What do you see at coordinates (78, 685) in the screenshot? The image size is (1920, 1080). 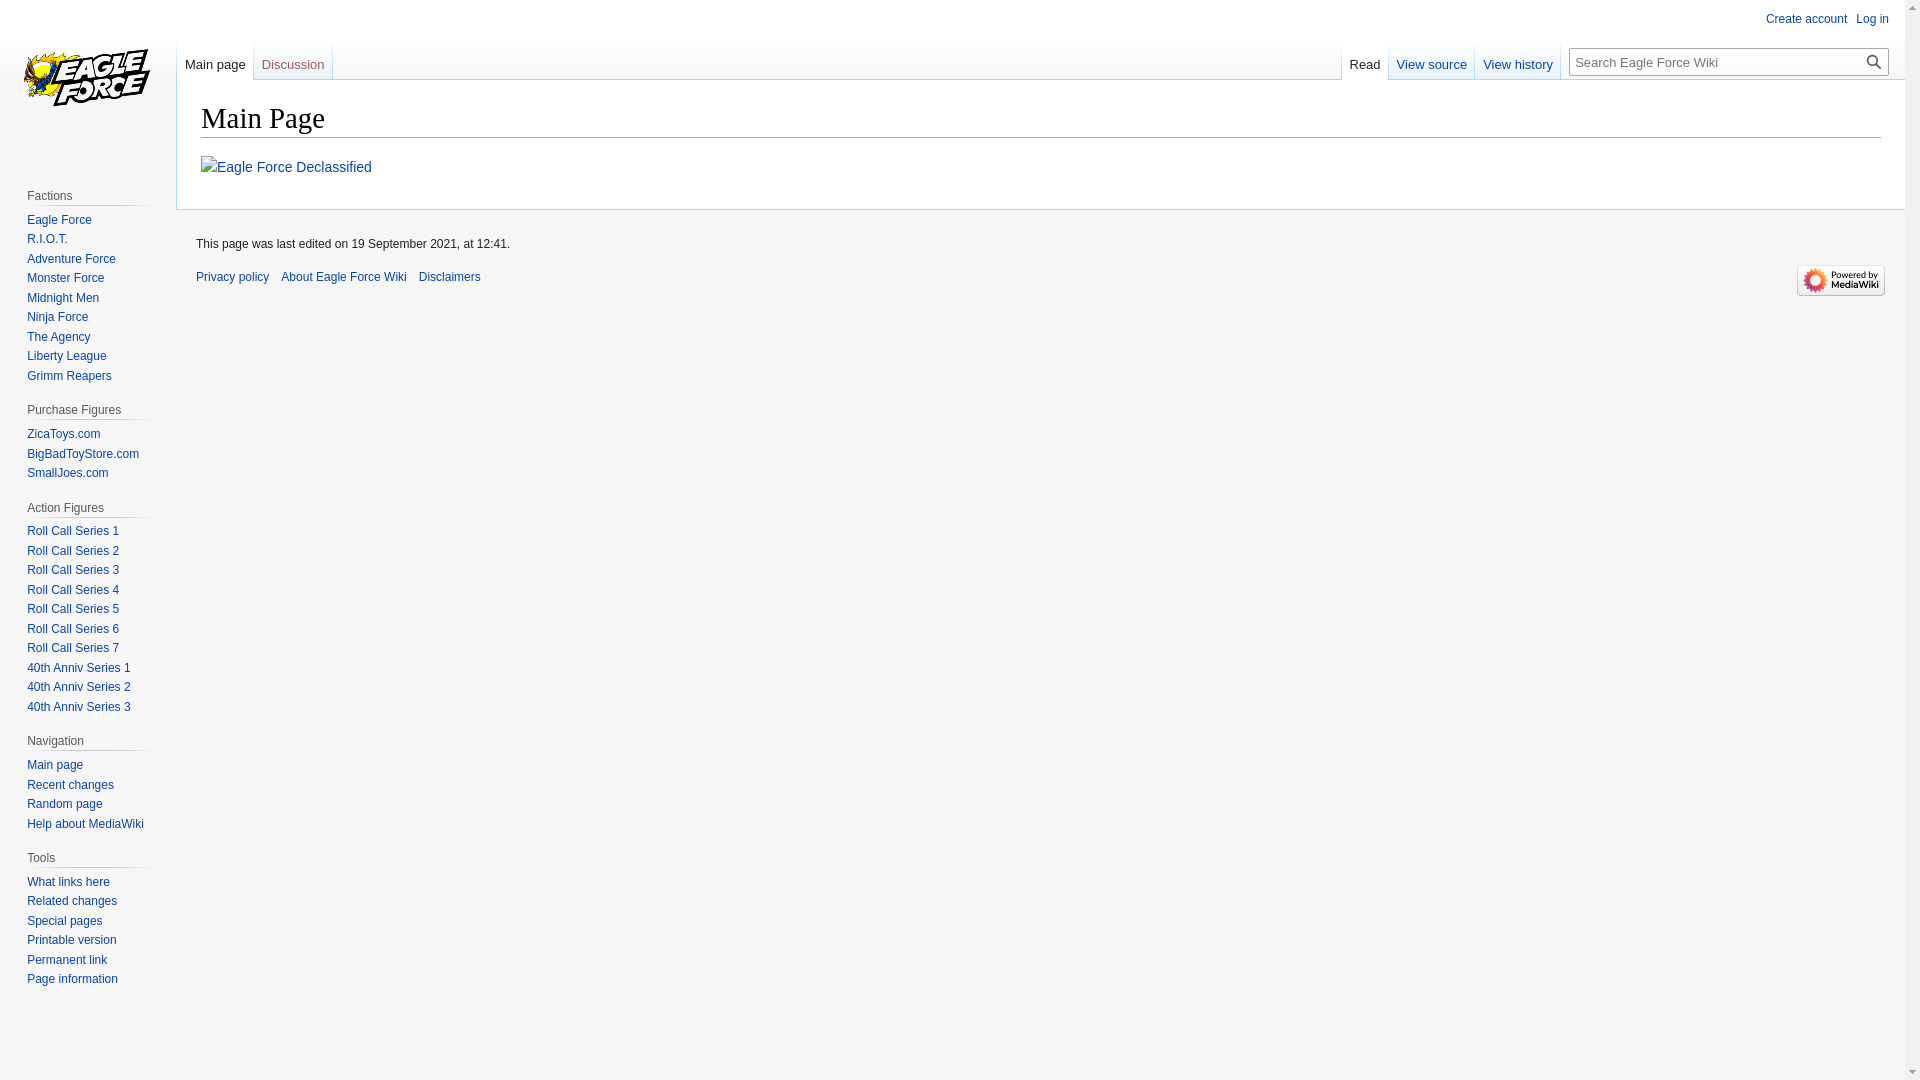 I see `'40th Anniv Series 2'` at bounding box center [78, 685].